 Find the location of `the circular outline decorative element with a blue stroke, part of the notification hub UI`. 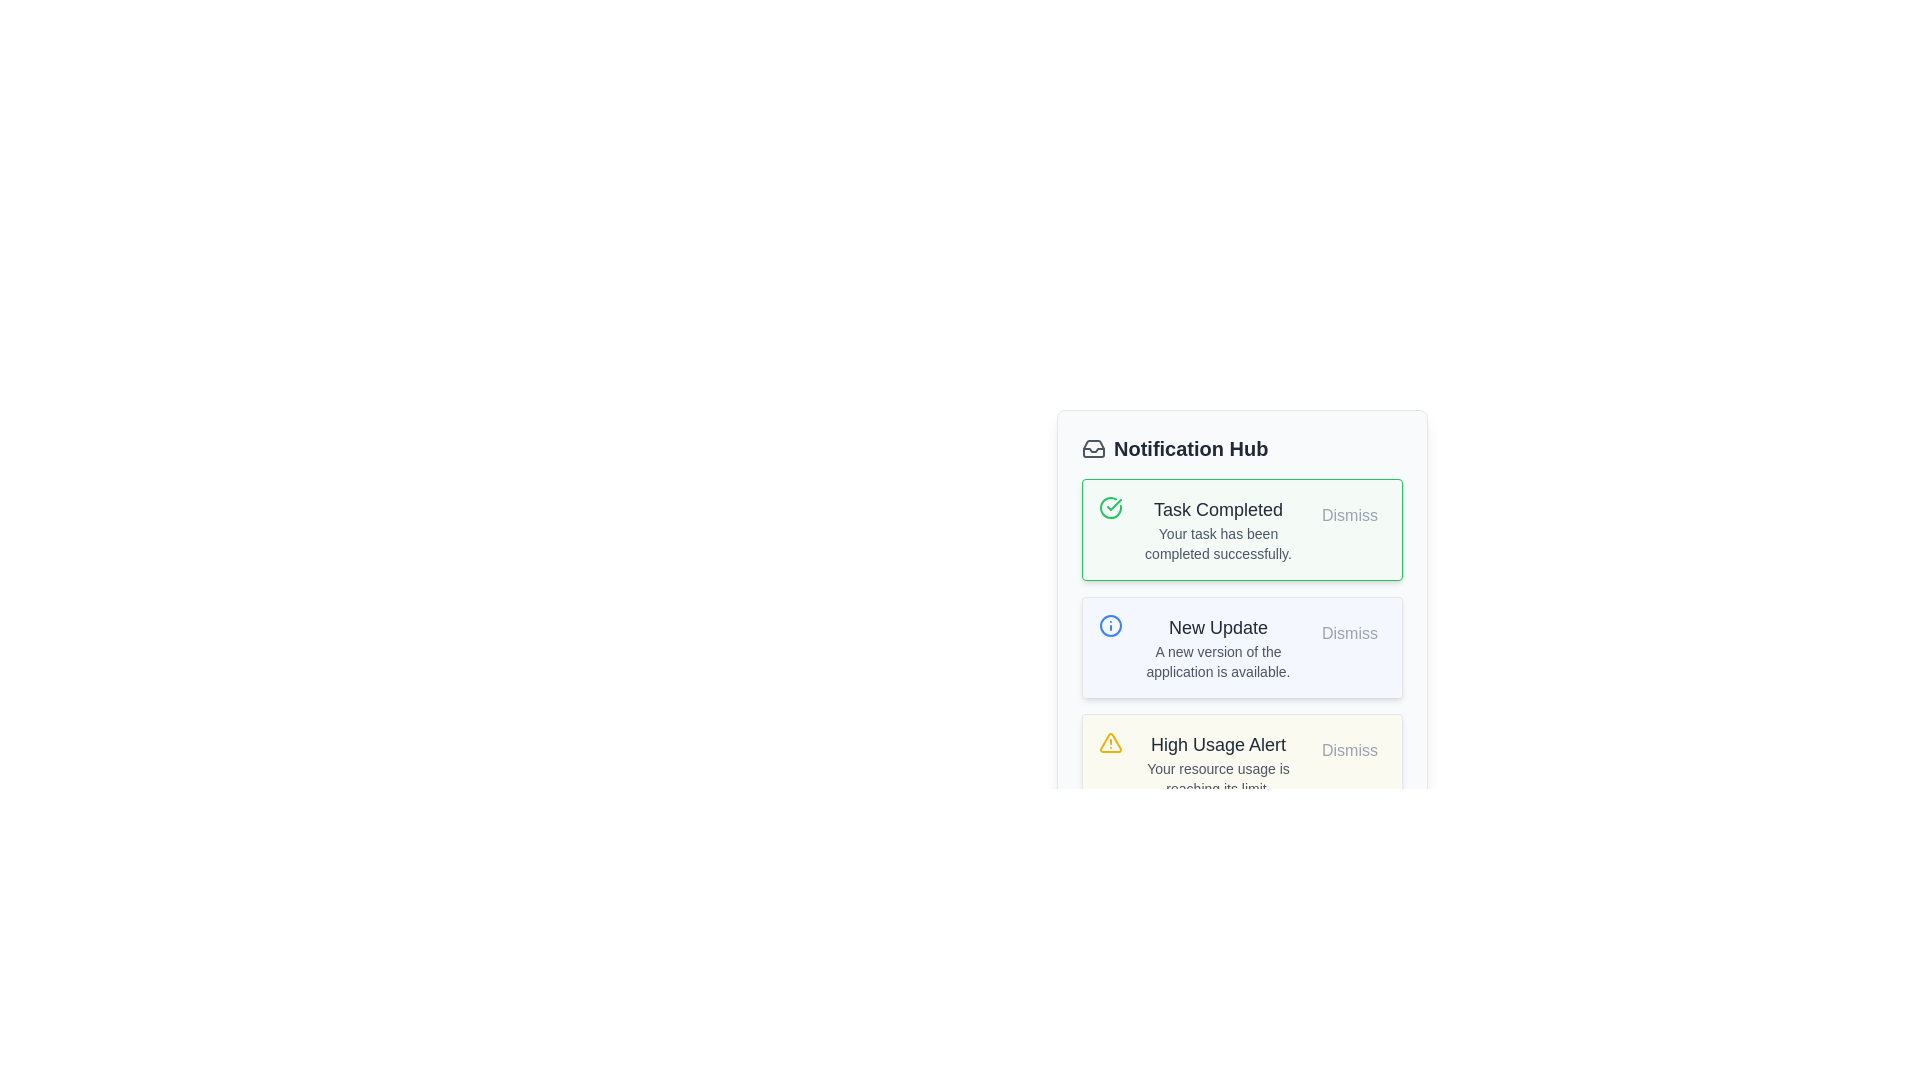

the circular outline decorative element with a blue stroke, part of the notification hub UI is located at coordinates (1109, 624).